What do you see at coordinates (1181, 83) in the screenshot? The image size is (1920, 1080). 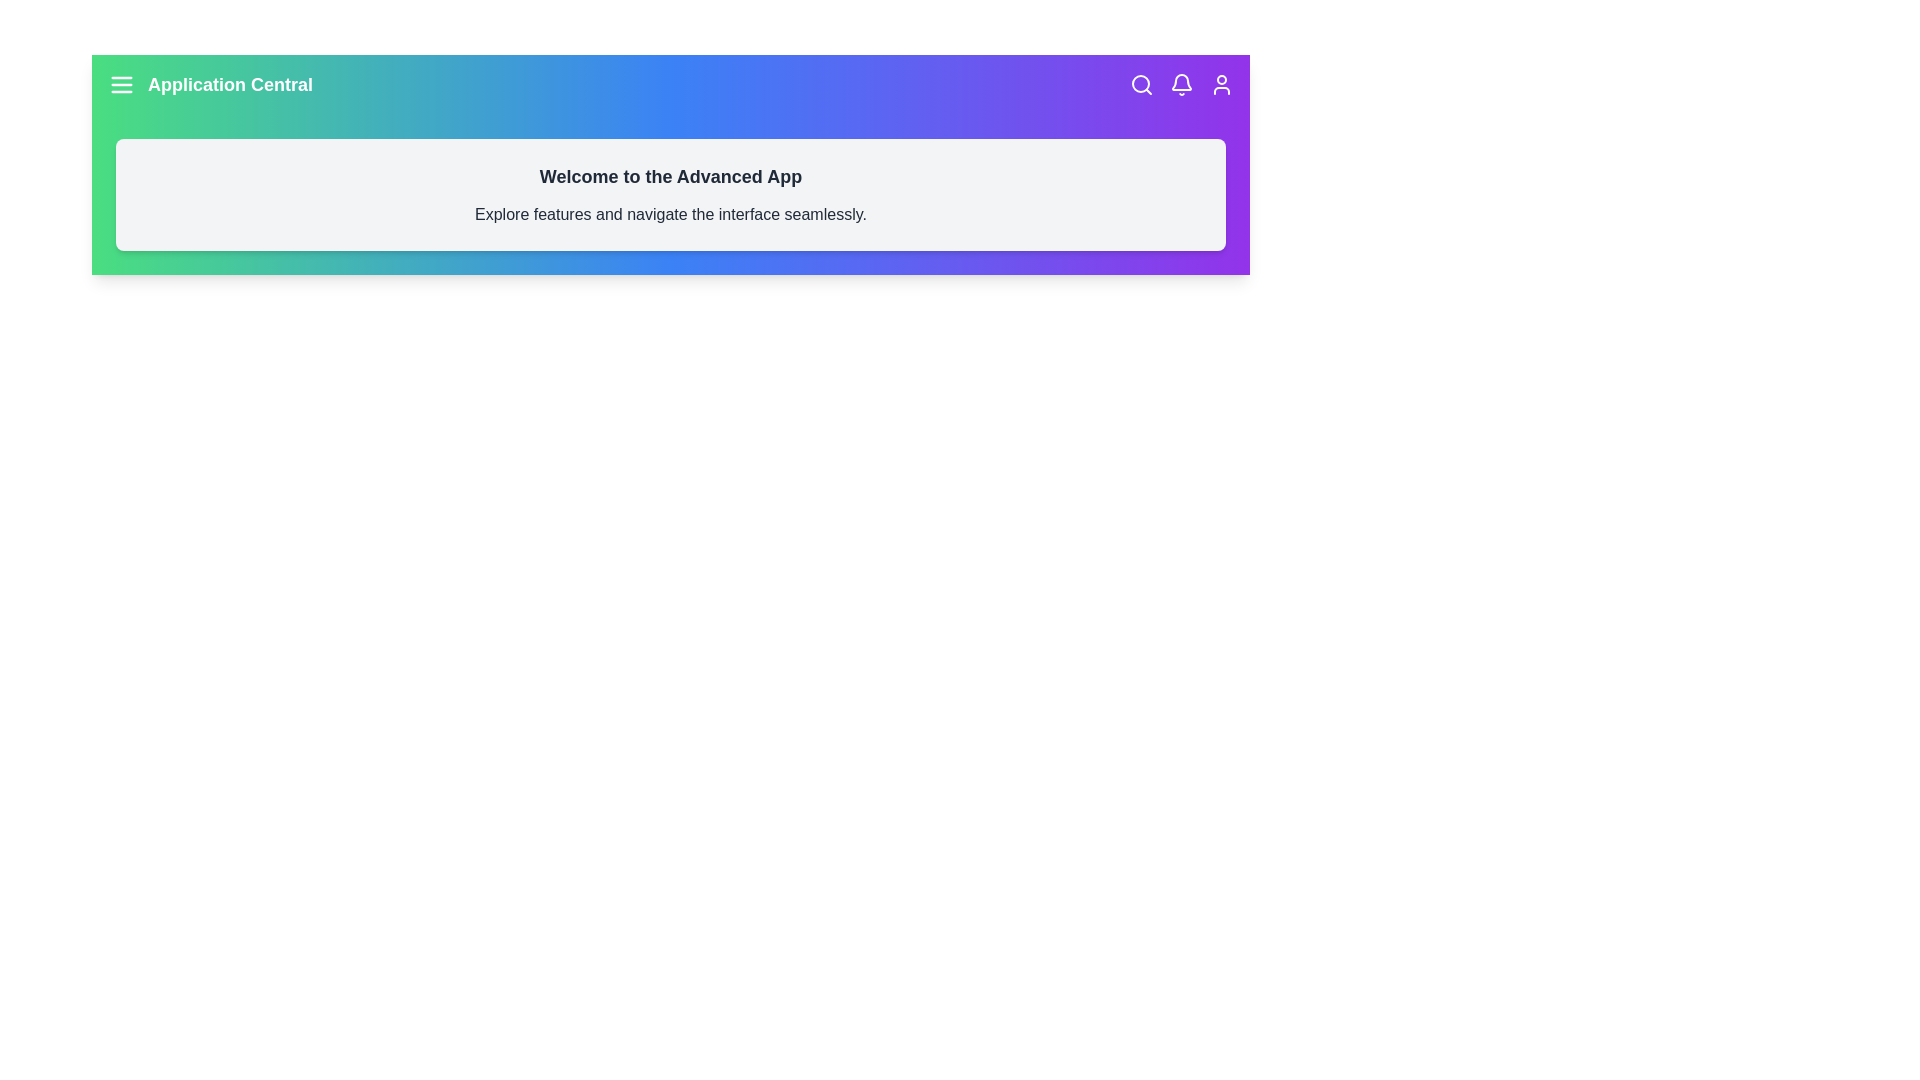 I see `the notification icon to interact with it` at bounding box center [1181, 83].